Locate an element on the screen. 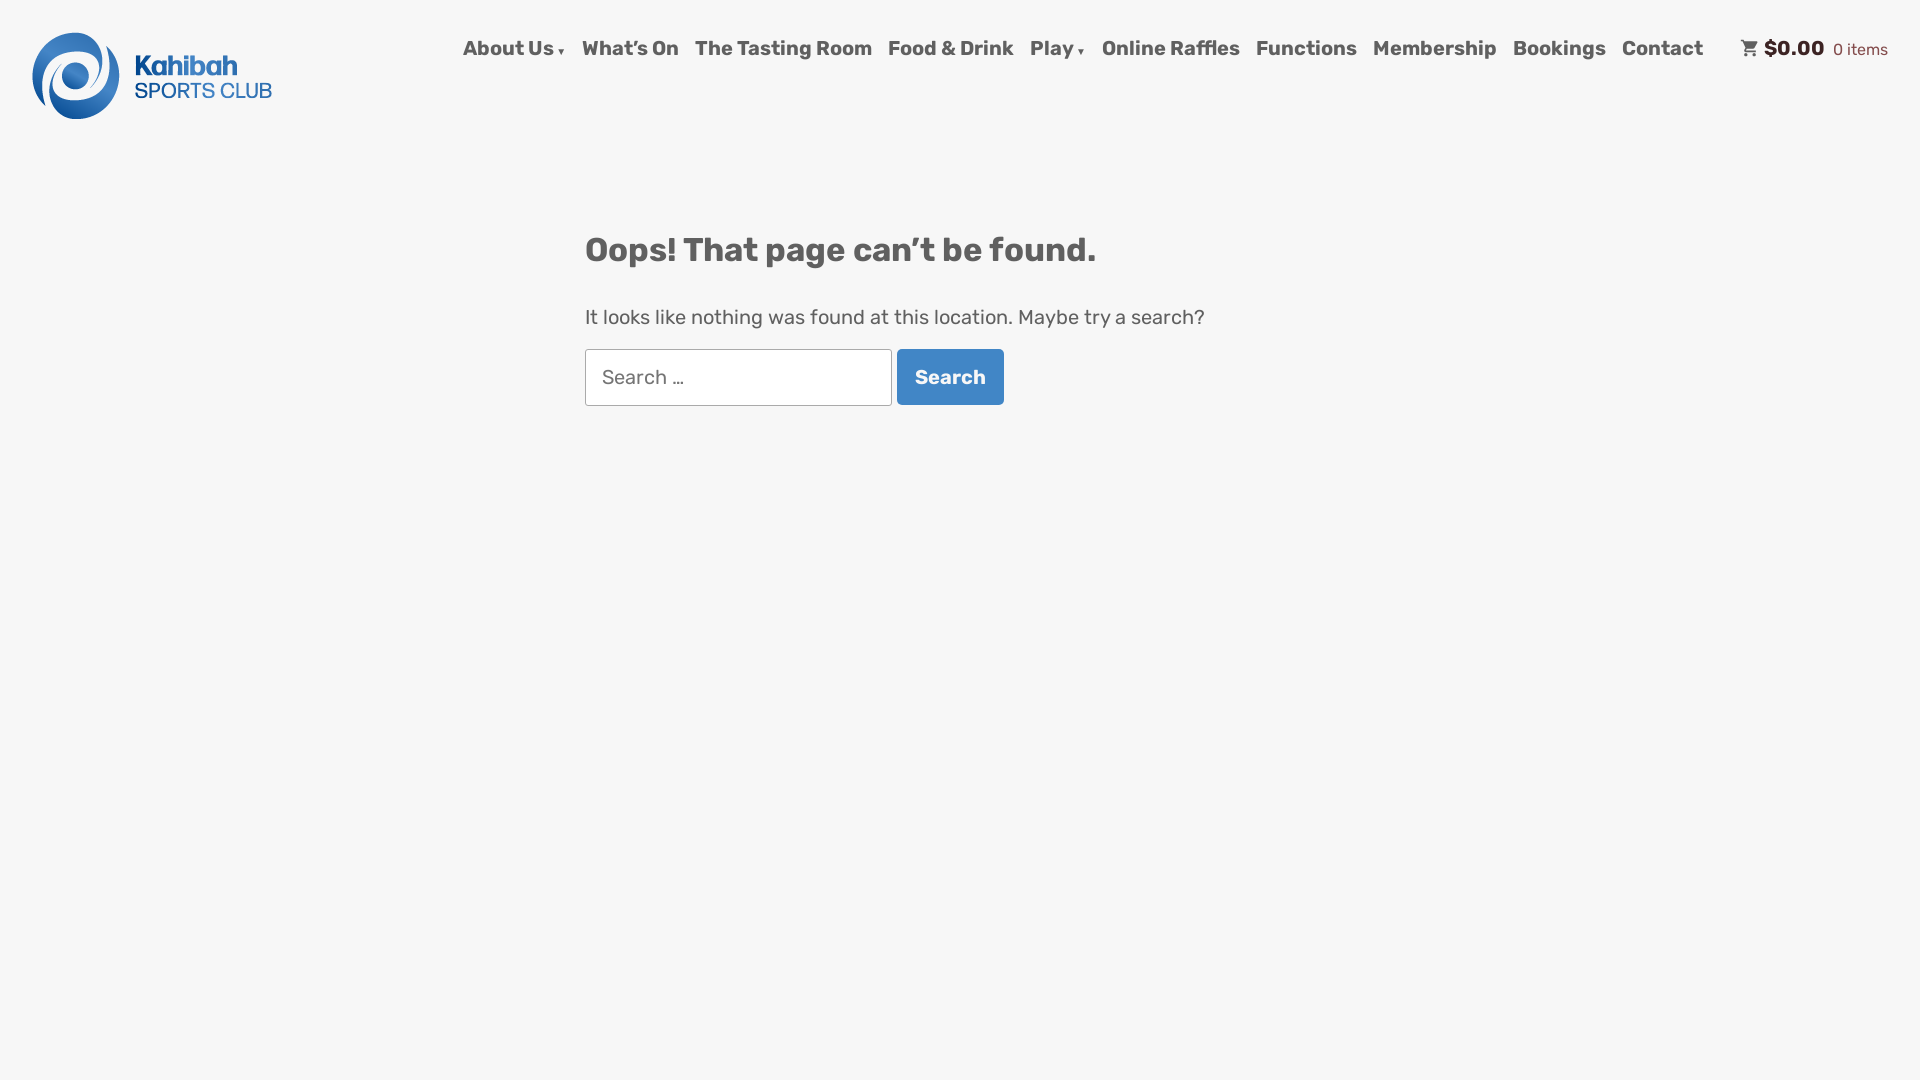 This screenshot has width=1920, height=1080. 'Bookings' is located at coordinates (1558, 48).